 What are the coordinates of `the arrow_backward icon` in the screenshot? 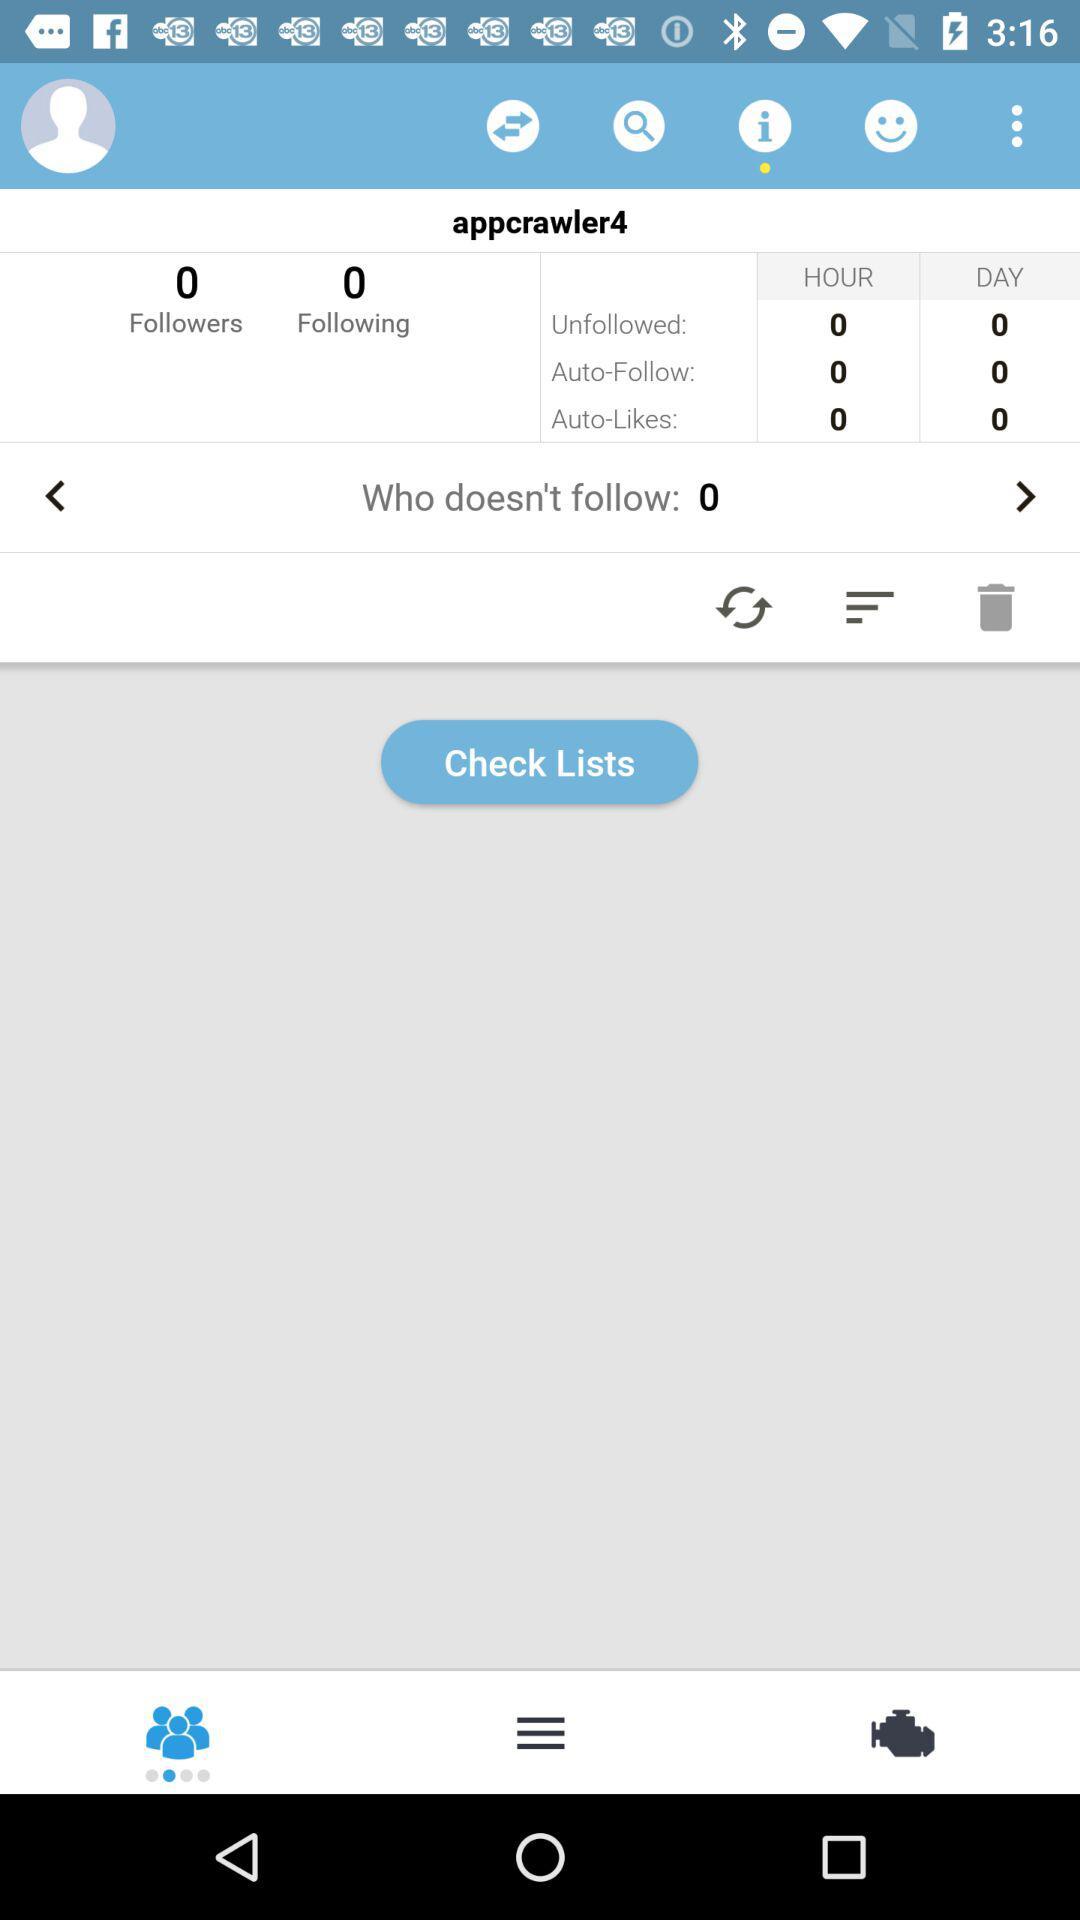 It's located at (54, 496).